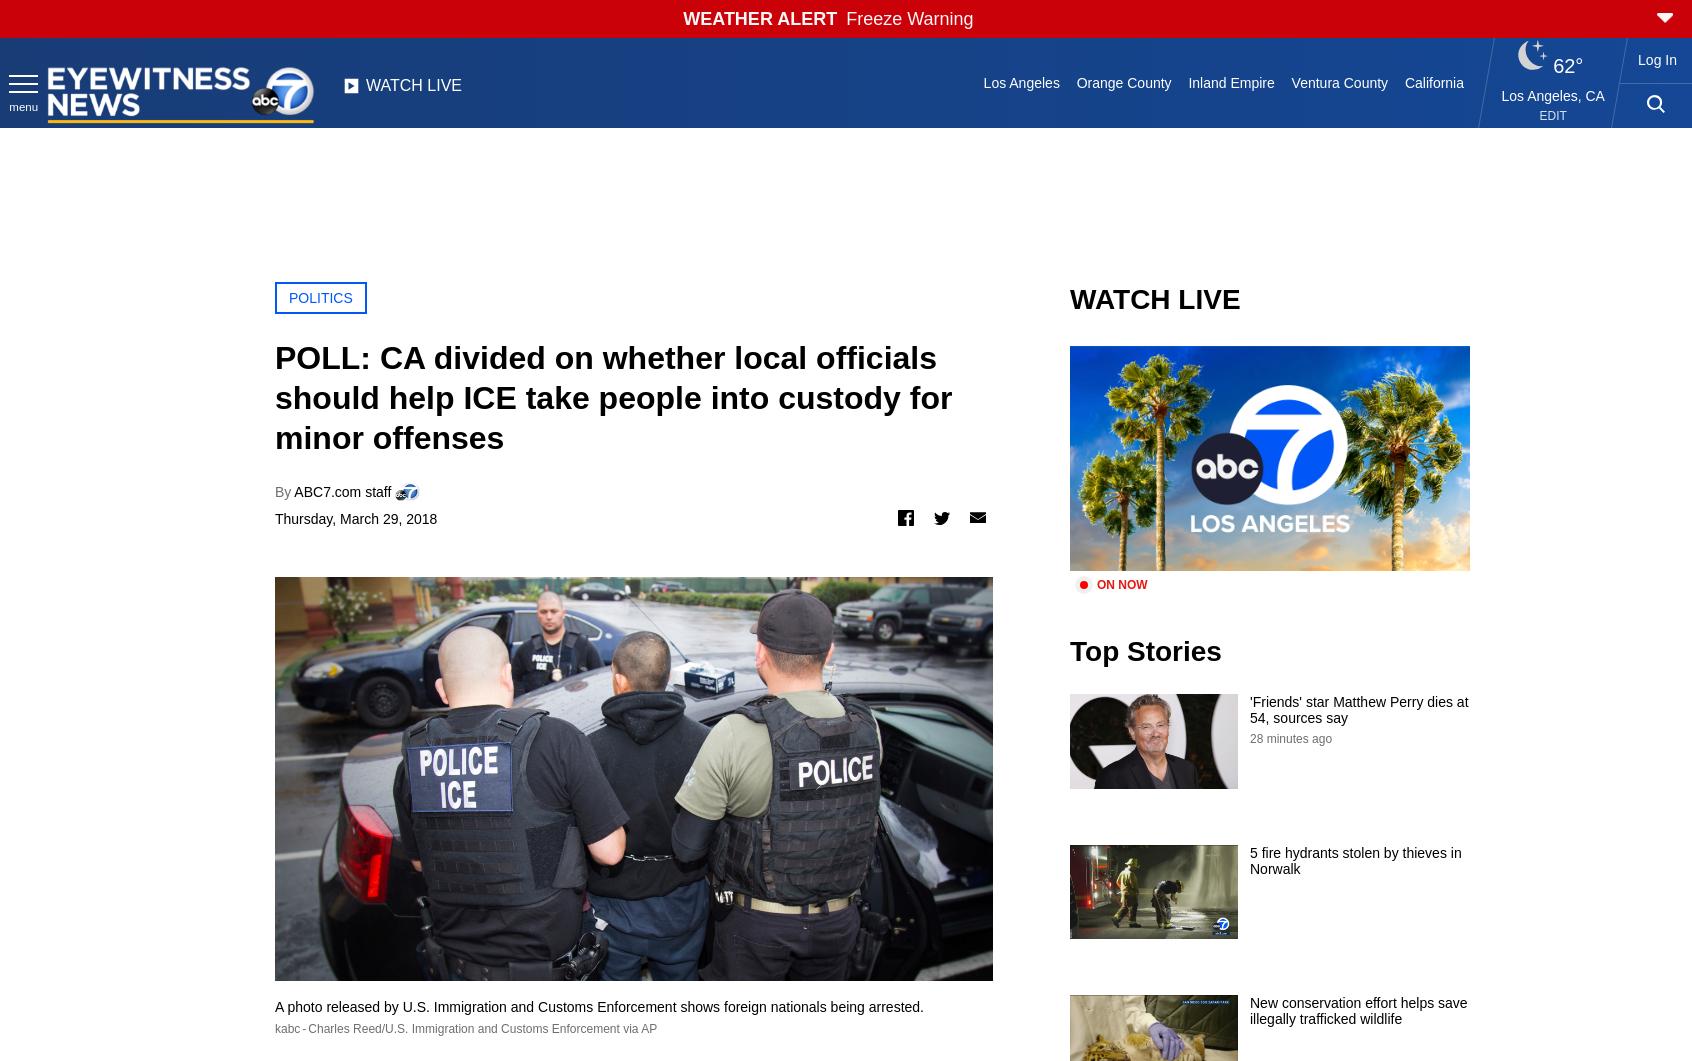  Describe the element at coordinates (759, 18) in the screenshot. I see `'WEATHER ALERT'` at that location.